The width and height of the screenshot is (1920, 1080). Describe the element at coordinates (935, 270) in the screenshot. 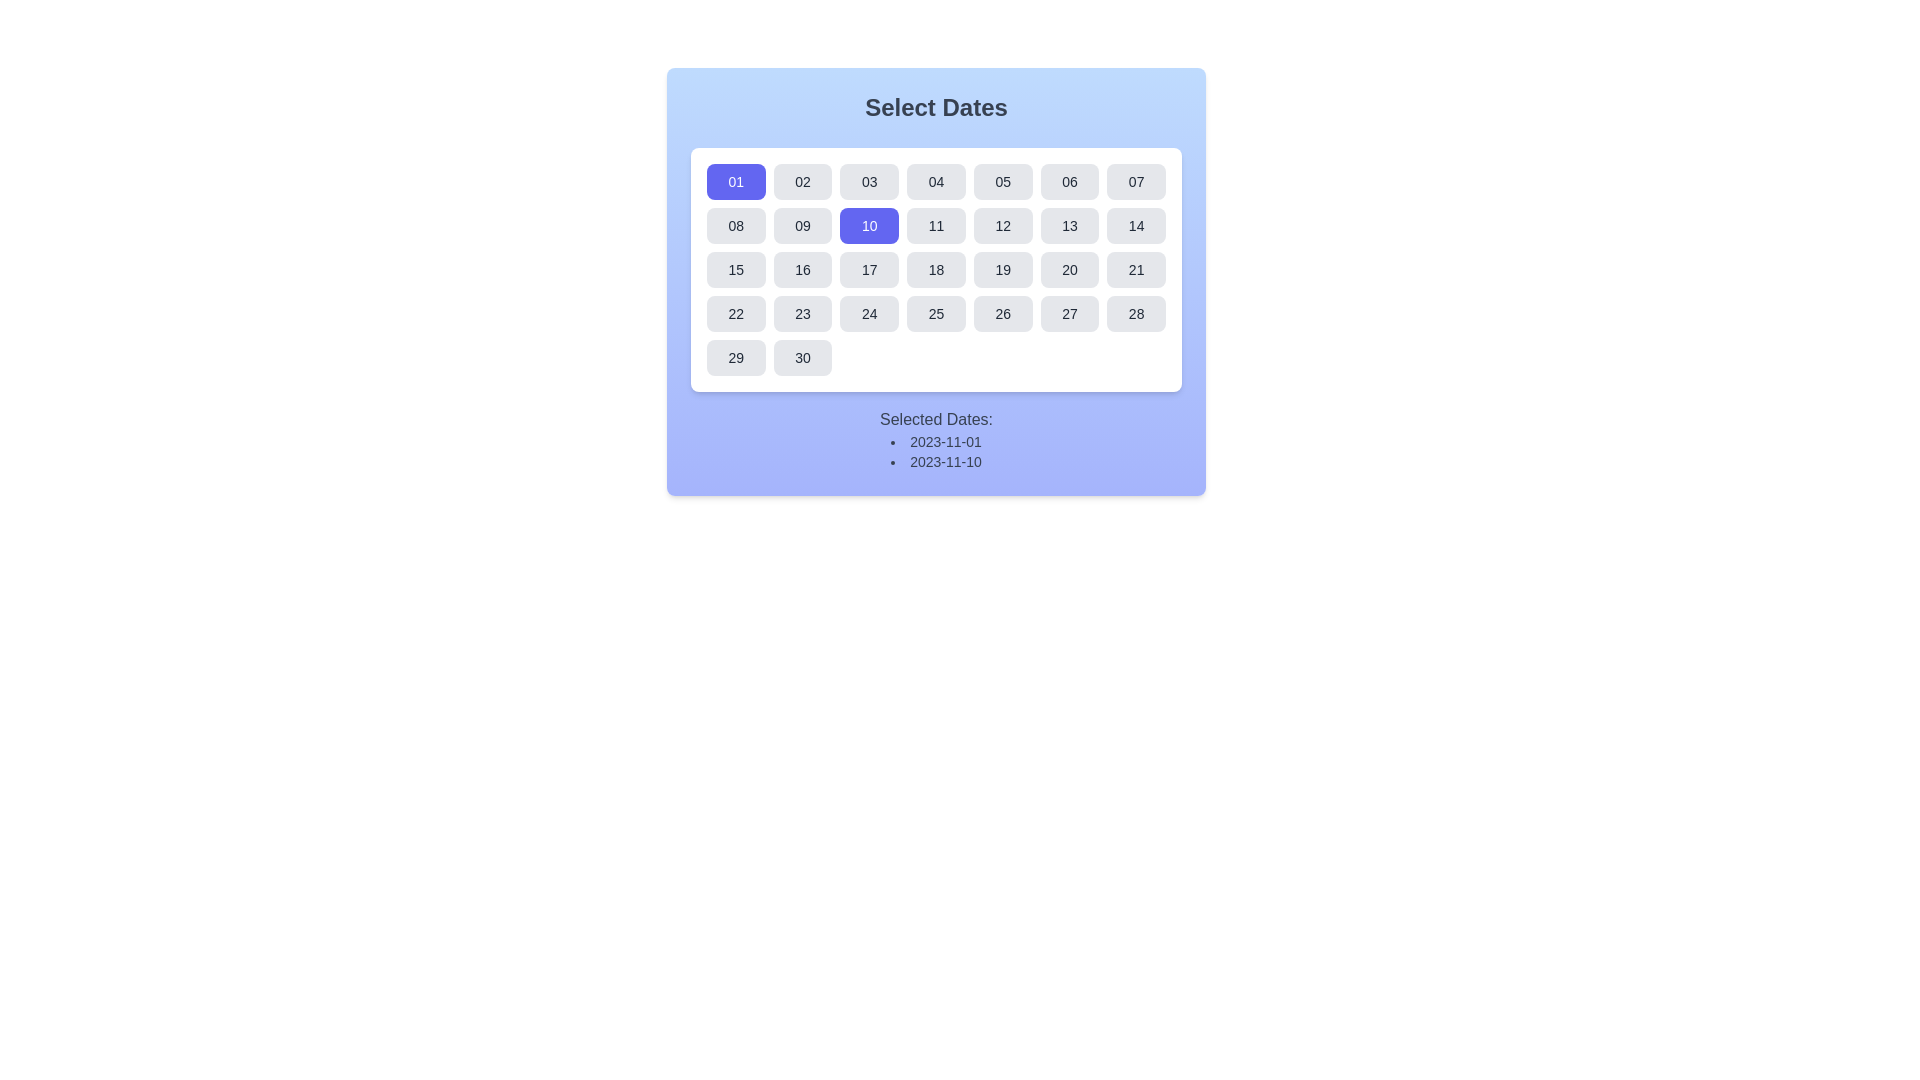

I see `the individual day box in the interactive grid/calendar component located beneath the heading 'Select Dates'` at that location.